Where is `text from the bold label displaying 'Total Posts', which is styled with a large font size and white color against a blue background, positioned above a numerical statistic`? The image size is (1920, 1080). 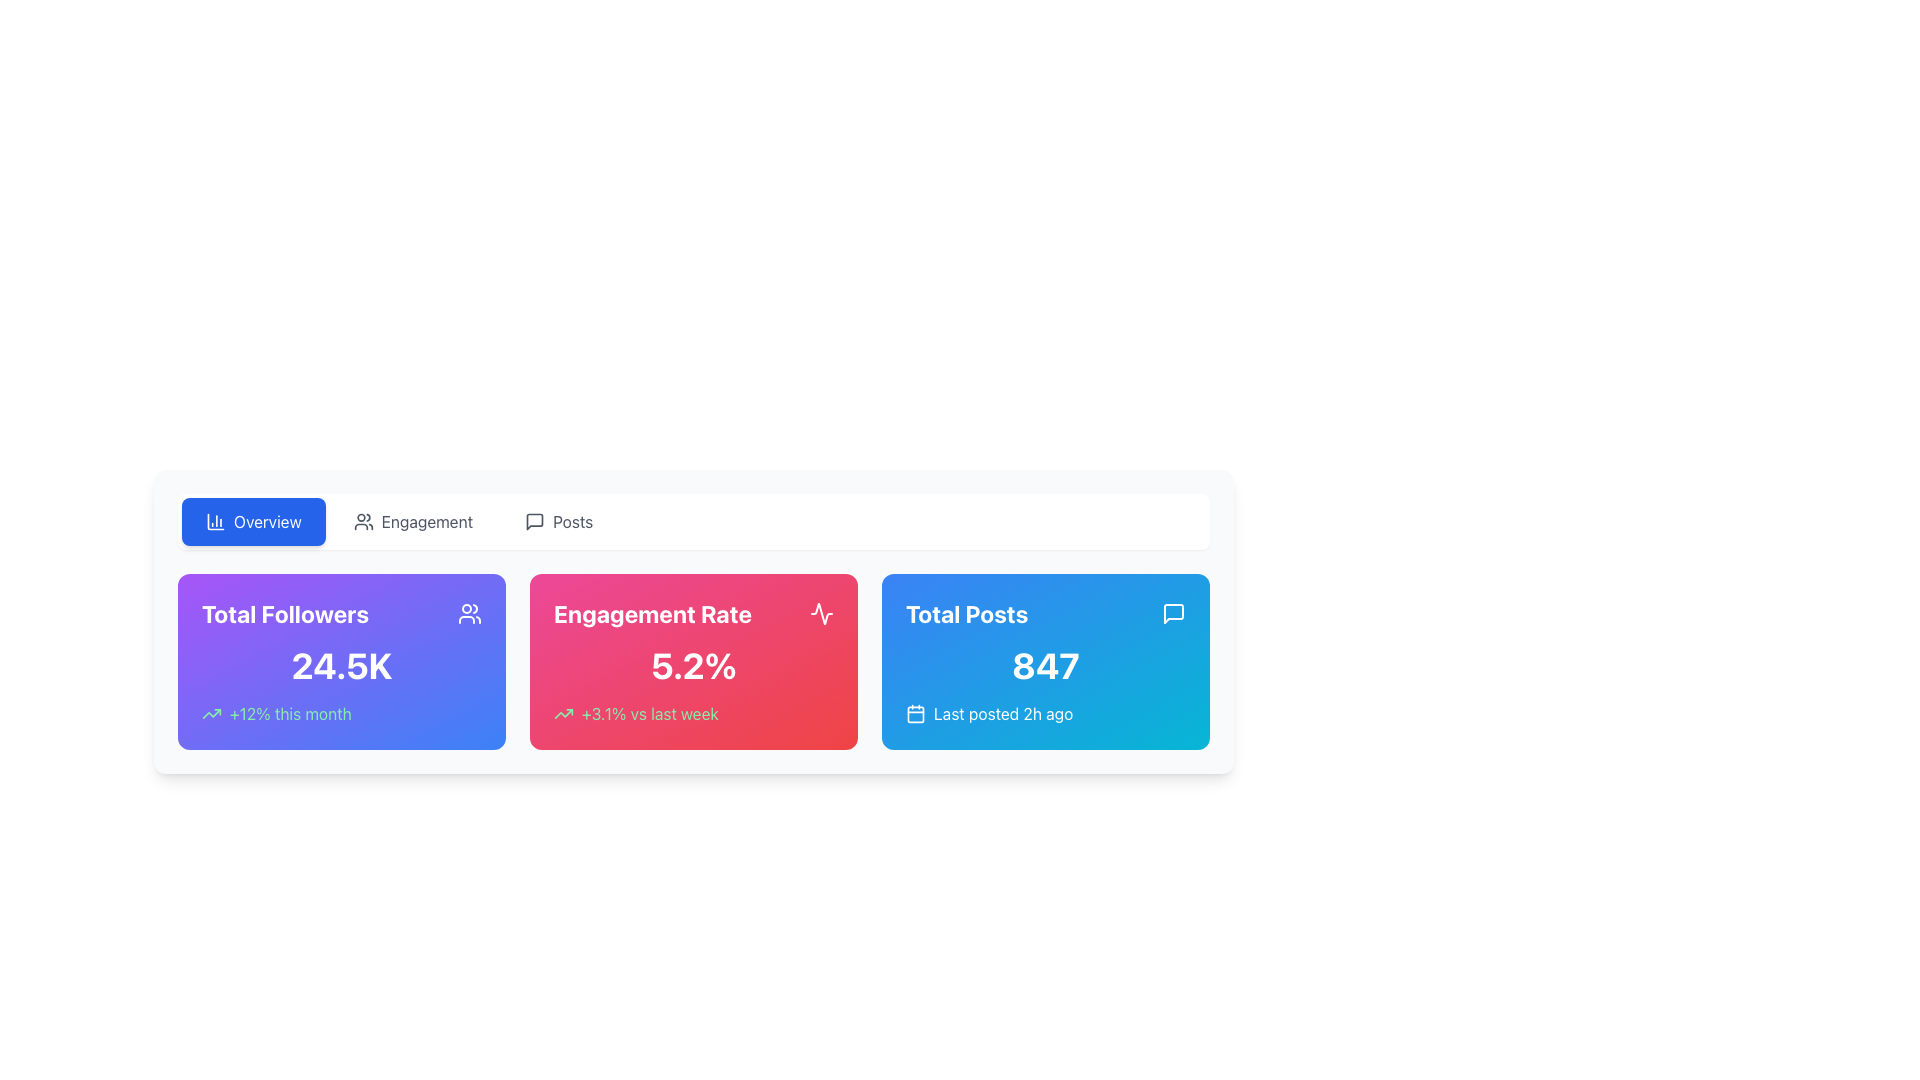 text from the bold label displaying 'Total Posts', which is styled with a large font size and white color against a blue background, positioned above a numerical statistic is located at coordinates (967, 612).